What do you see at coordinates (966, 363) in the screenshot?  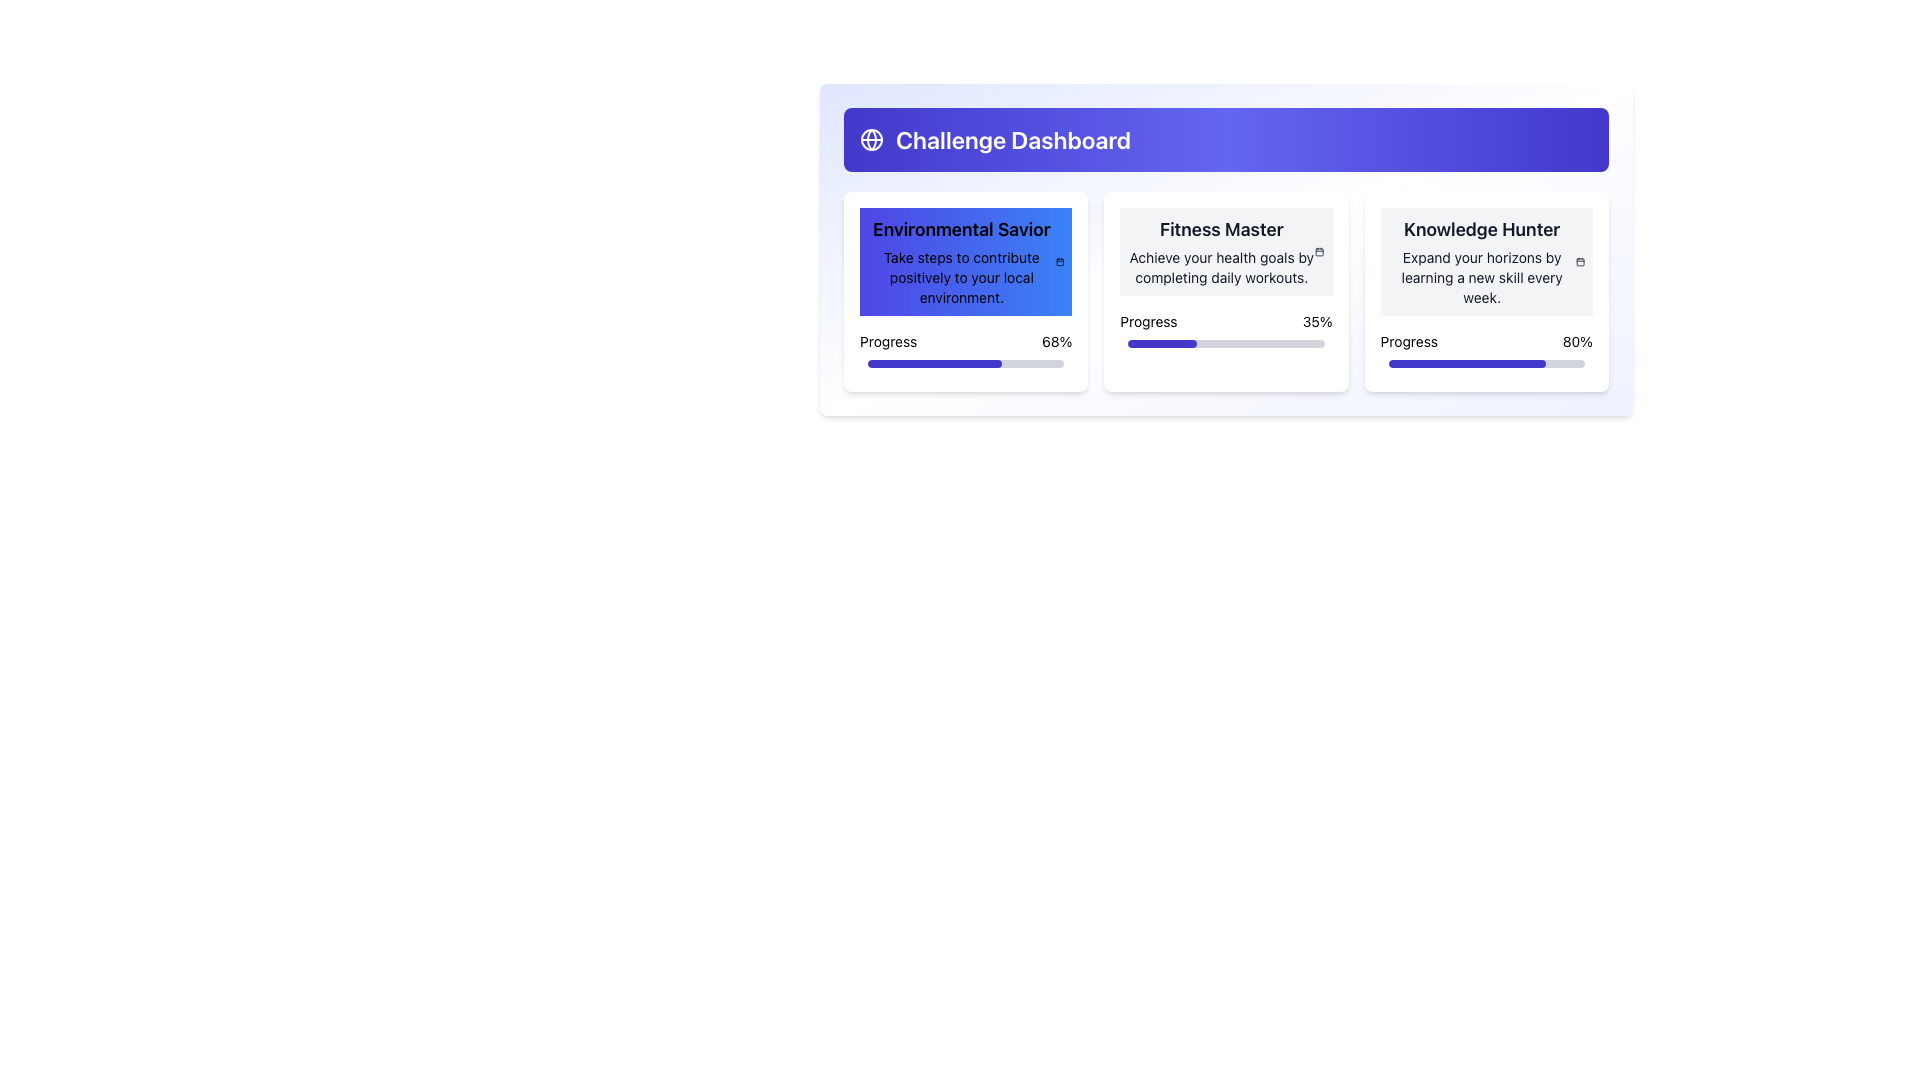 I see `the horizontal progress bar located below the 'Progress68%' text inside the 'Environmental Savior' card in the 'Challenge Dashboard'` at bounding box center [966, 363].